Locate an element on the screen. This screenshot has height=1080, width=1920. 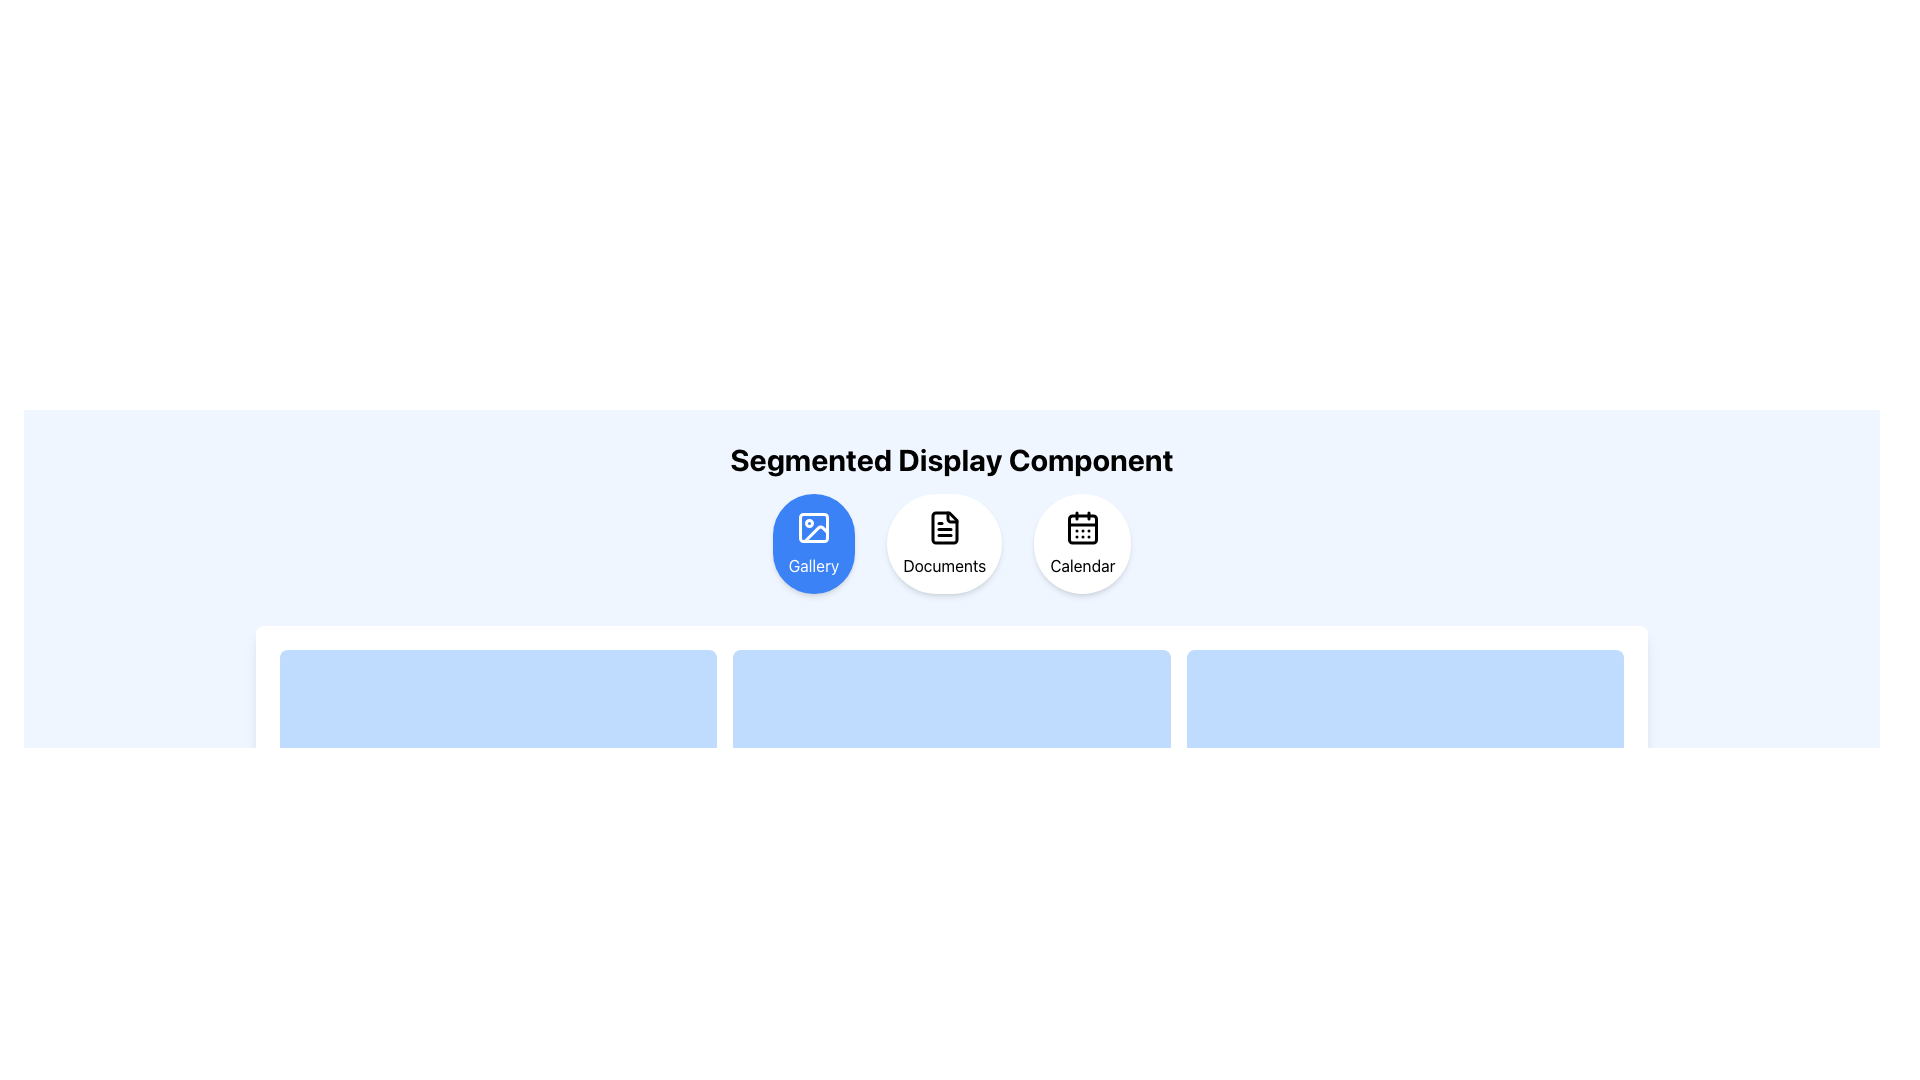
the 'Calendar' text label which is part of the third circular button in the navigation feature is located at coordinates (1081, 566).